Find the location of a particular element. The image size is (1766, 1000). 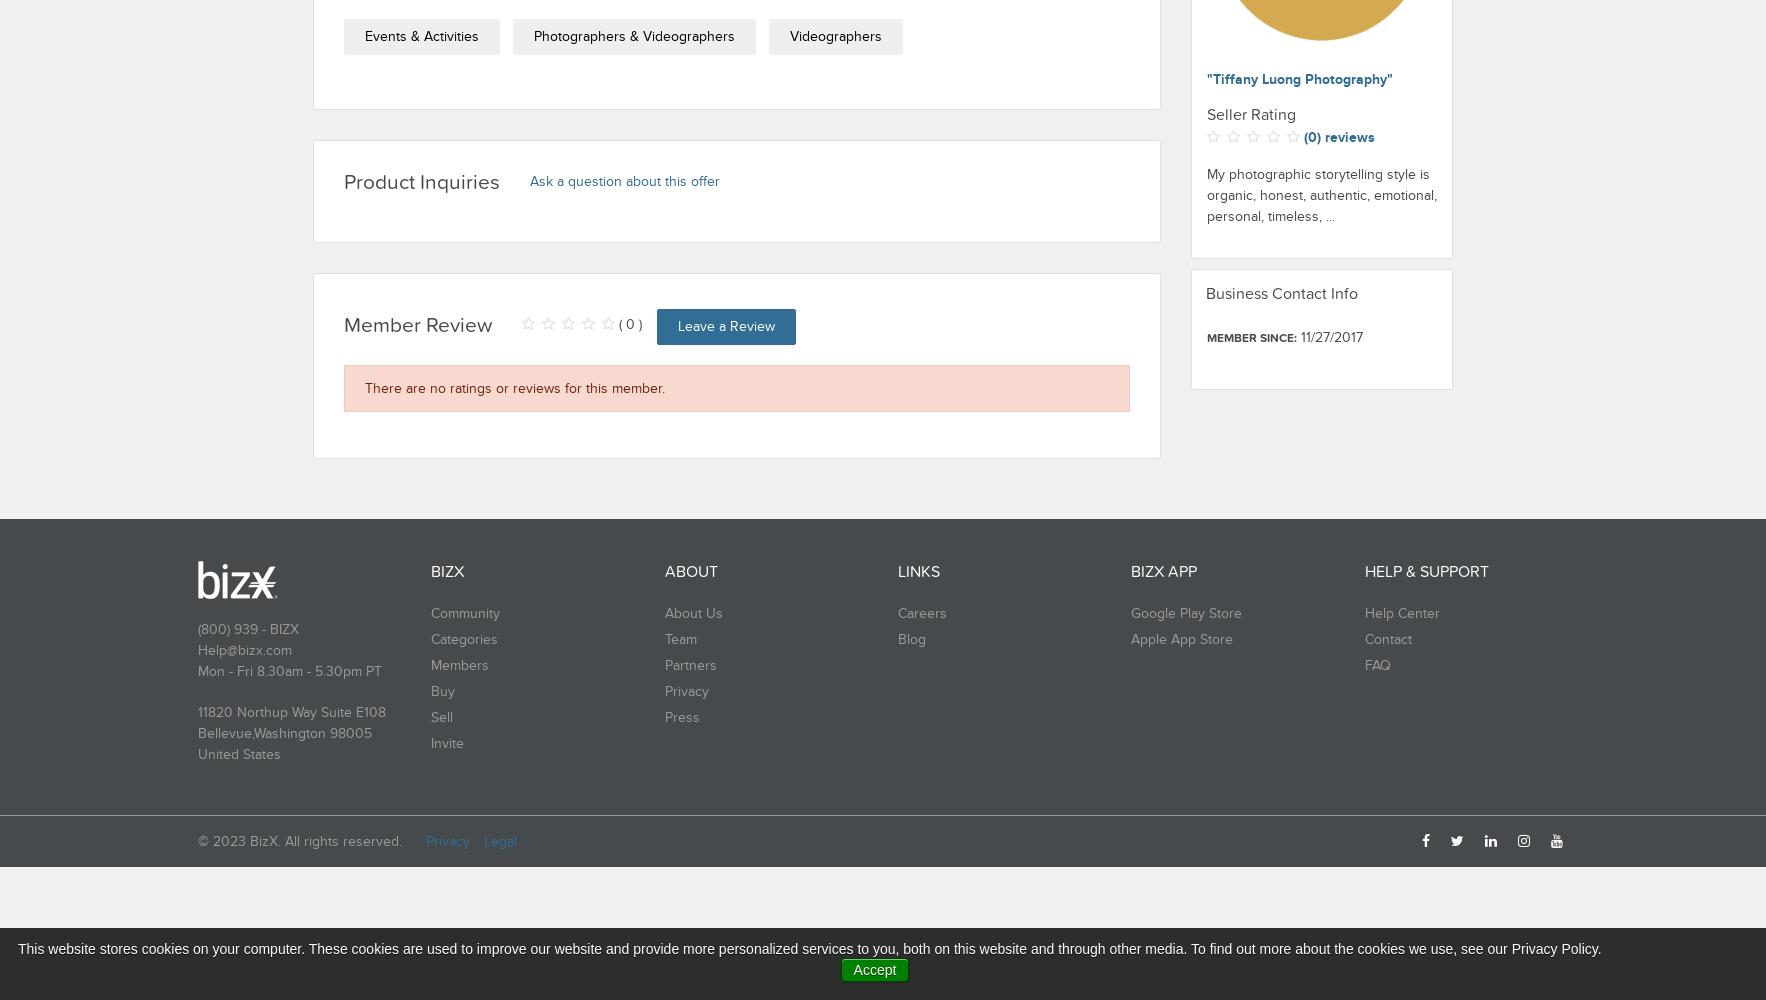

'Legal' is located at coordinates (500, 840).